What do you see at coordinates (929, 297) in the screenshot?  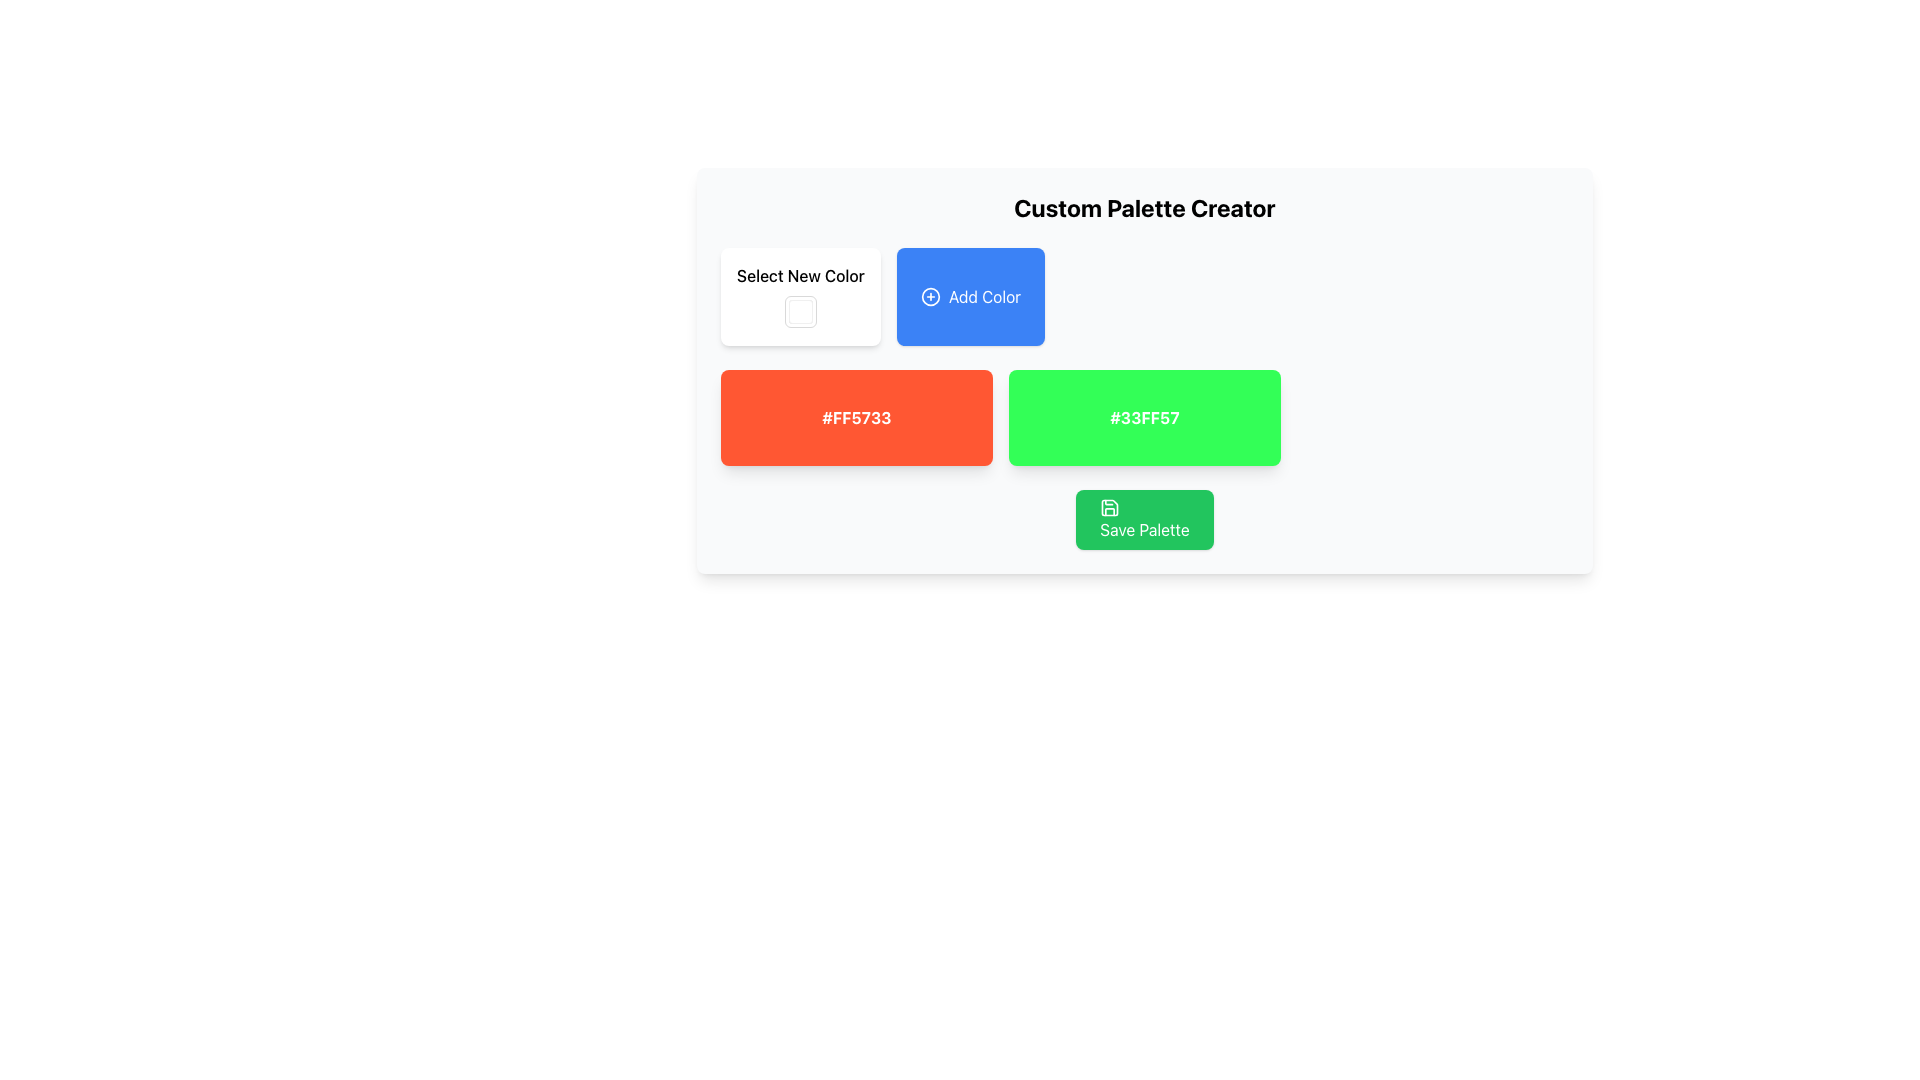 I see `the decorative SVG Circle that represents the 'Add Color' icon located at the top right of the central area of the interface` at bounding box center [929, 297].